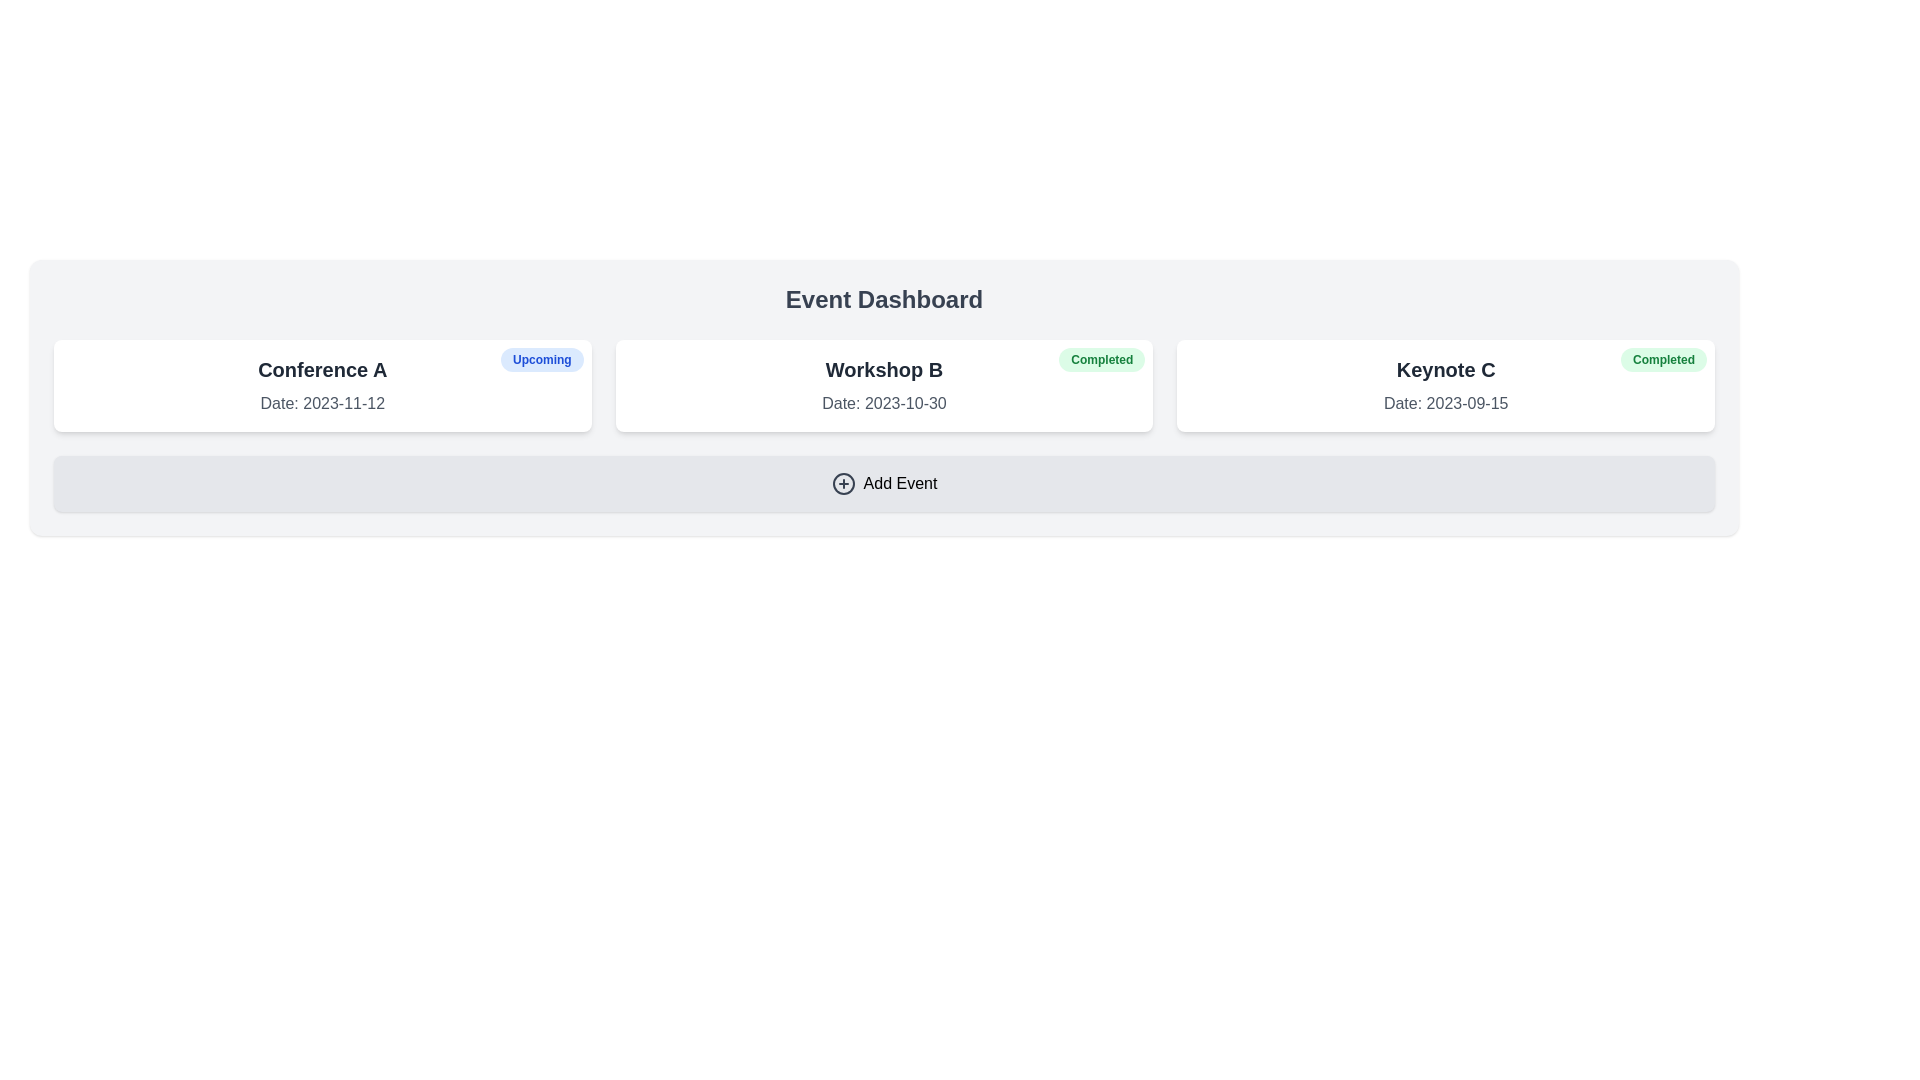  What do you see at coordinates (1664, 358) in the screenshot?
I see `the completion status label located at the top-right corner of the 'Keynote C' event card dated '2023-09-15'` at bounding box center [1664, 358].